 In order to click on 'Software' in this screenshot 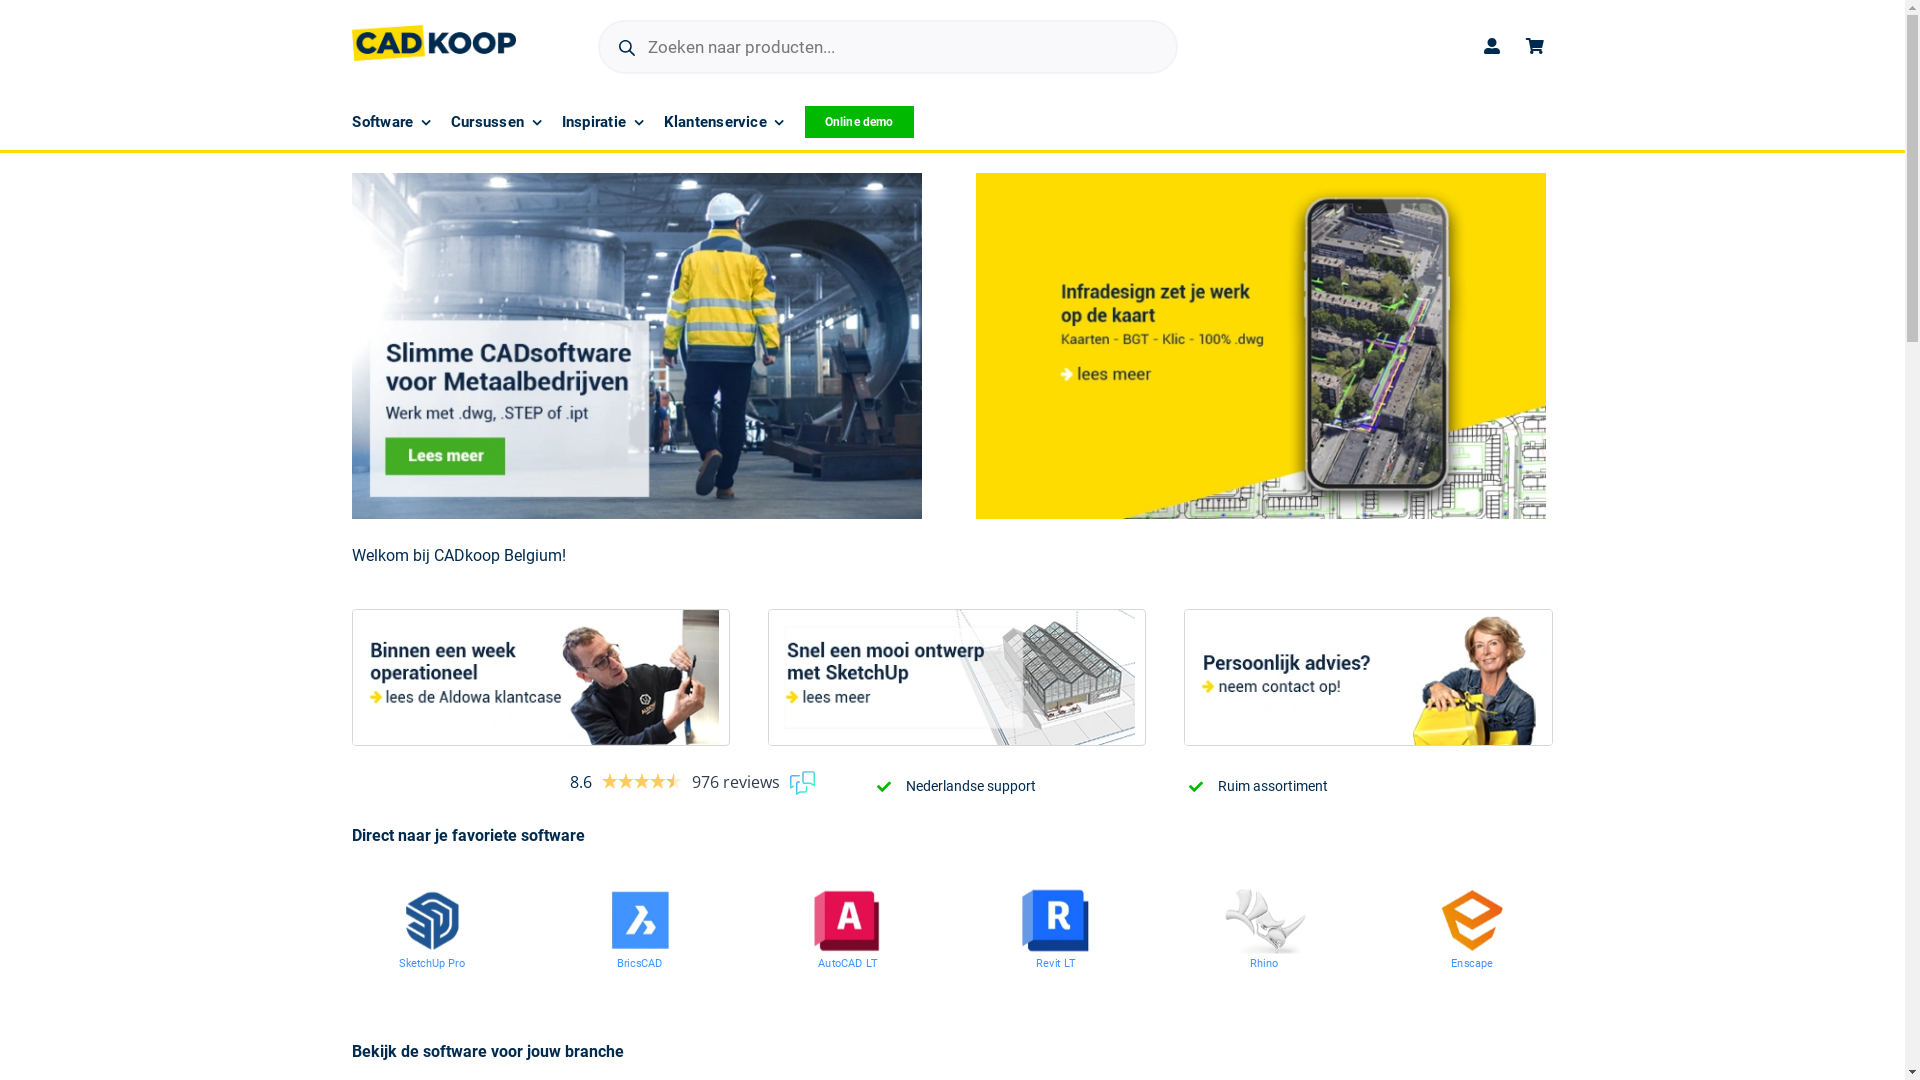, I will do `click(351, 122)`.